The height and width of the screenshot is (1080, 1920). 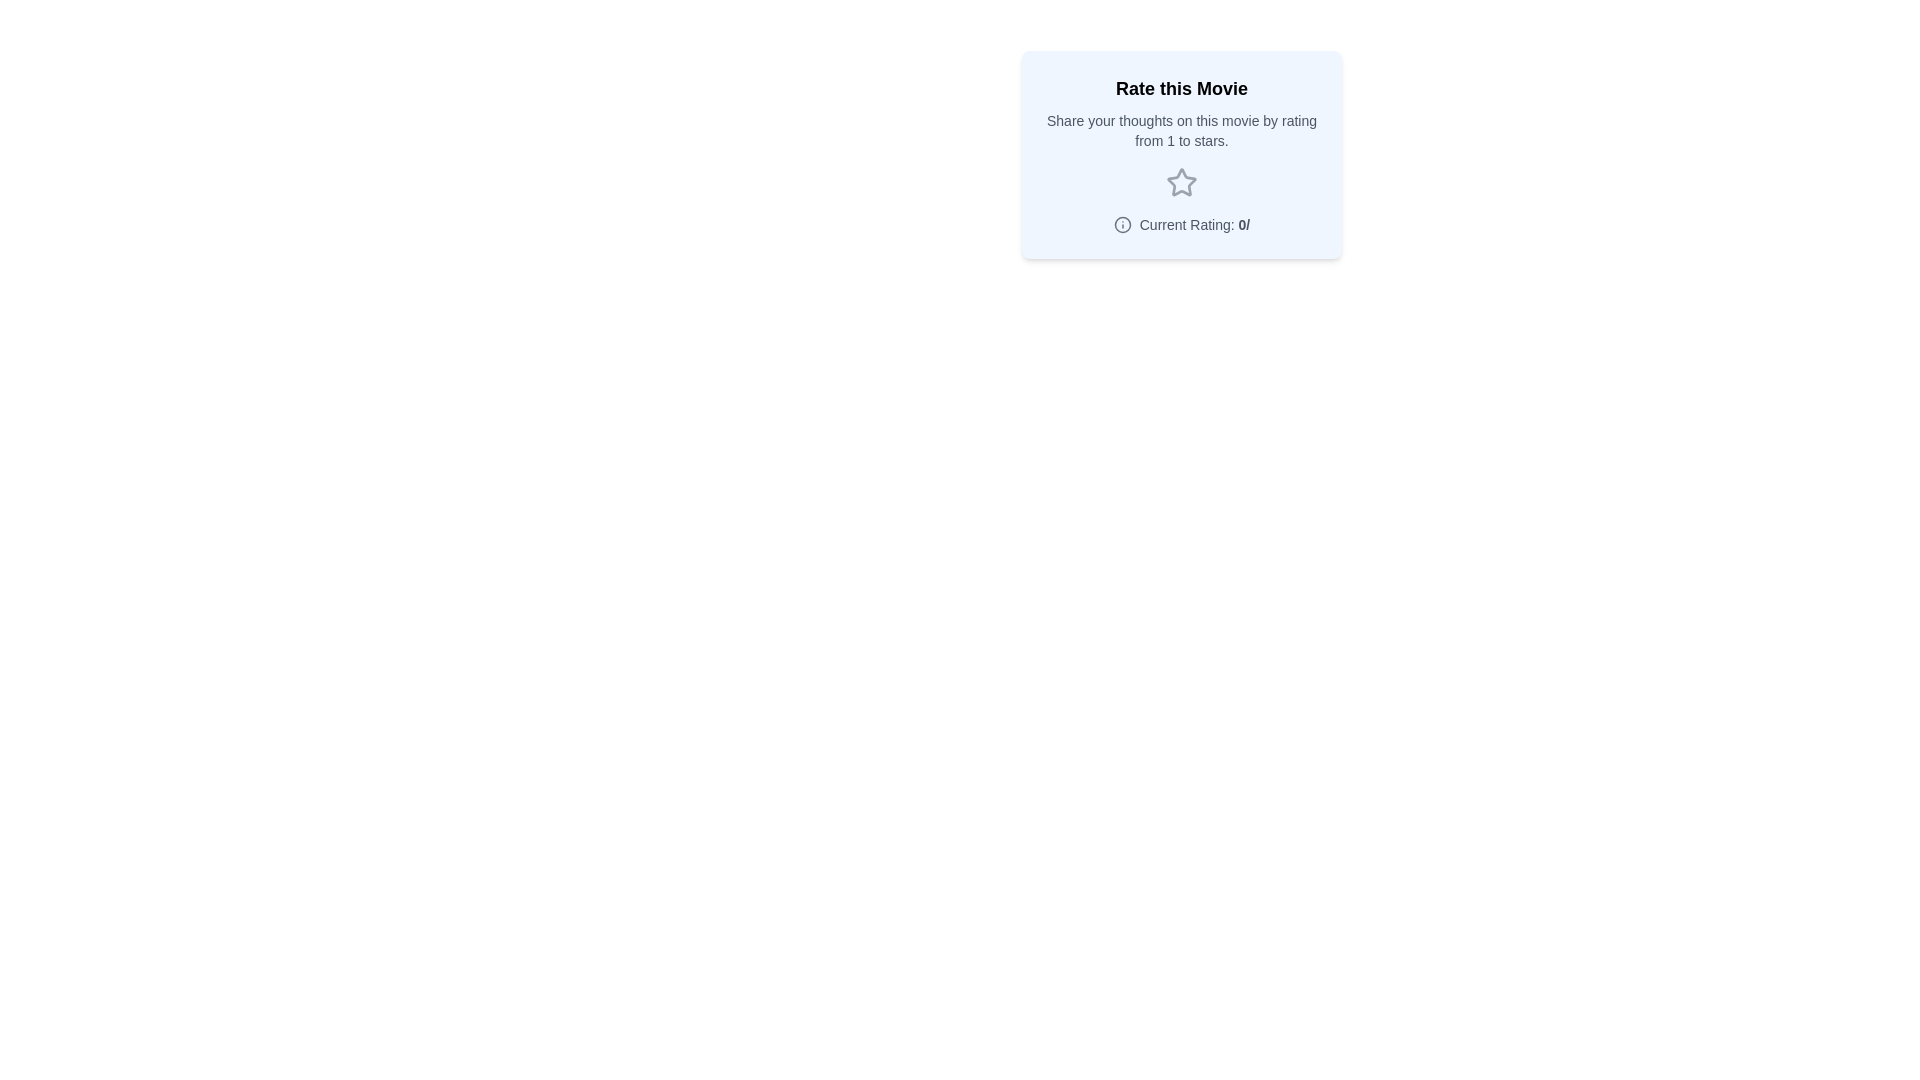 I want to click on the star icon with a hollow center and gray outline, so click(x=1181, y=182).